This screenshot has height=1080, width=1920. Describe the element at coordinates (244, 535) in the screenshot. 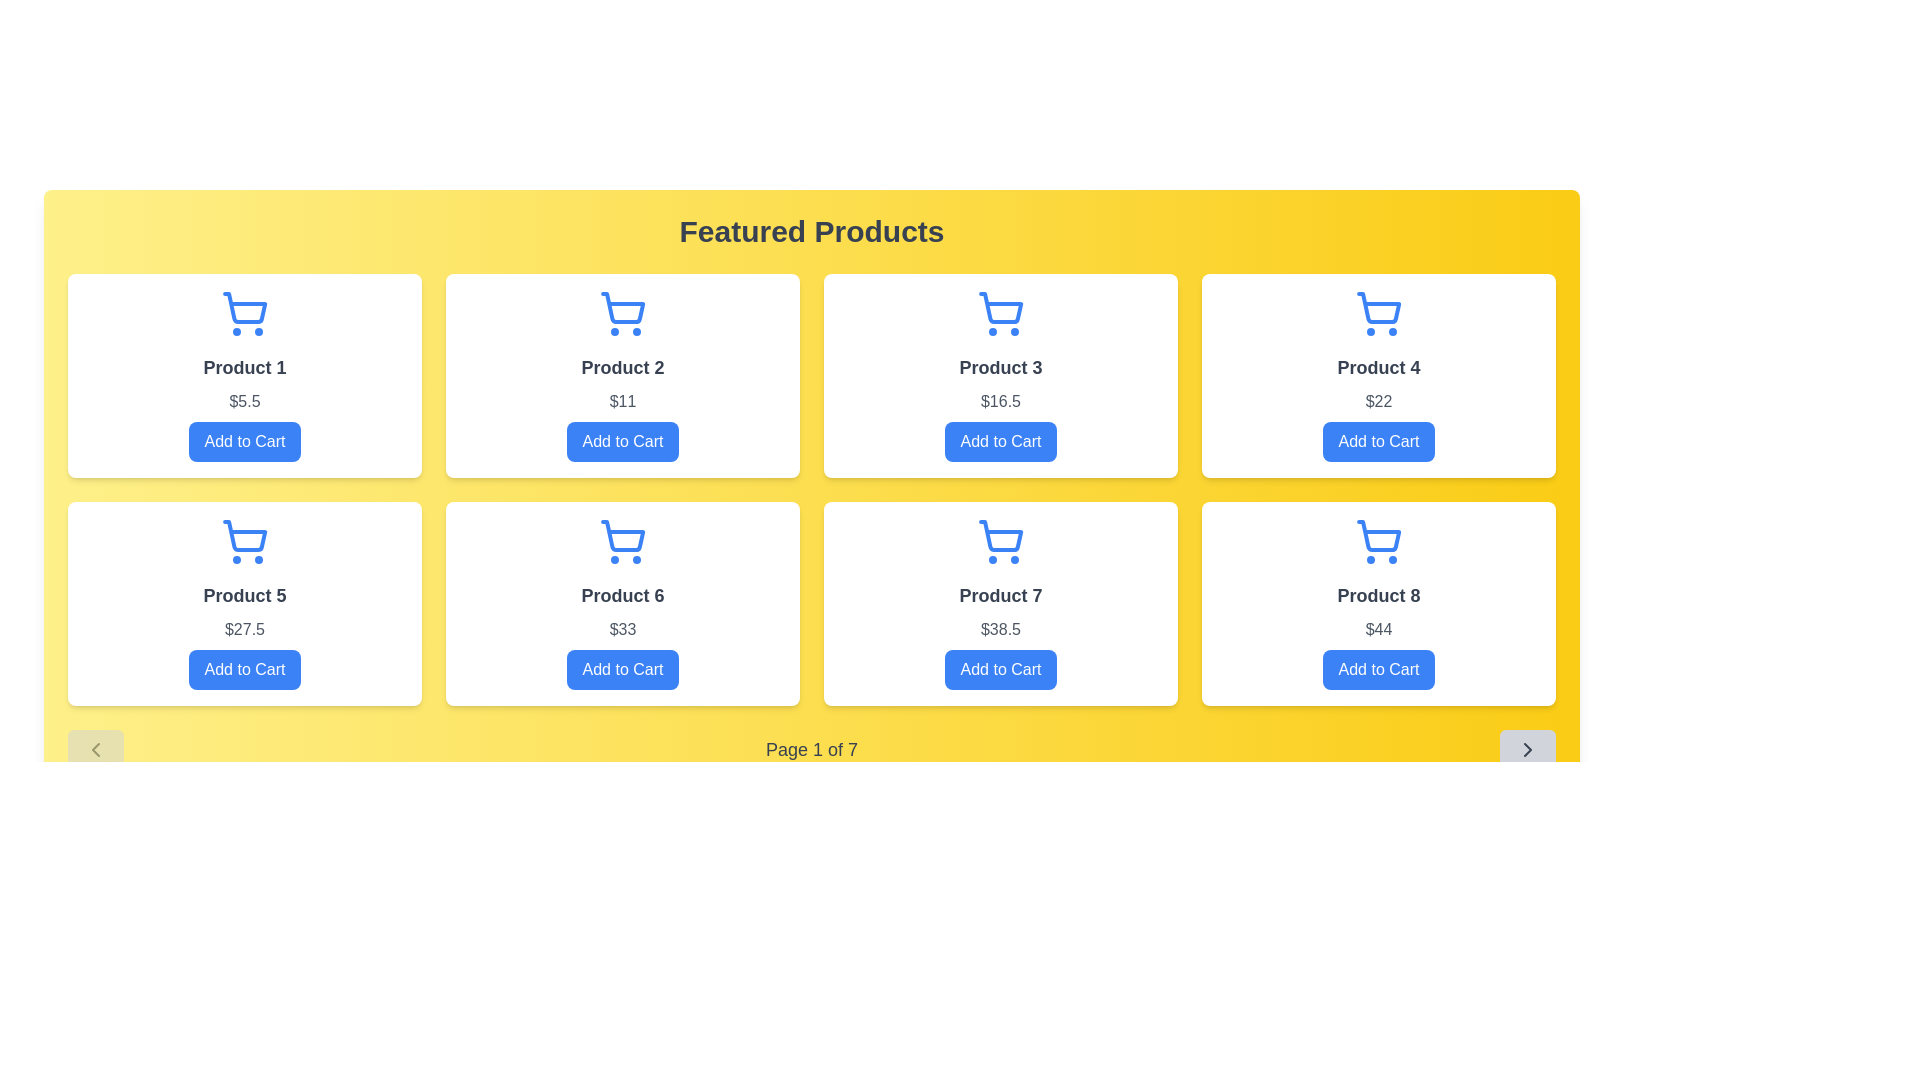

I see `the decorative component of the shopping cart icon for 'Product 5', located in the second row, first column of the product grid` at that location.